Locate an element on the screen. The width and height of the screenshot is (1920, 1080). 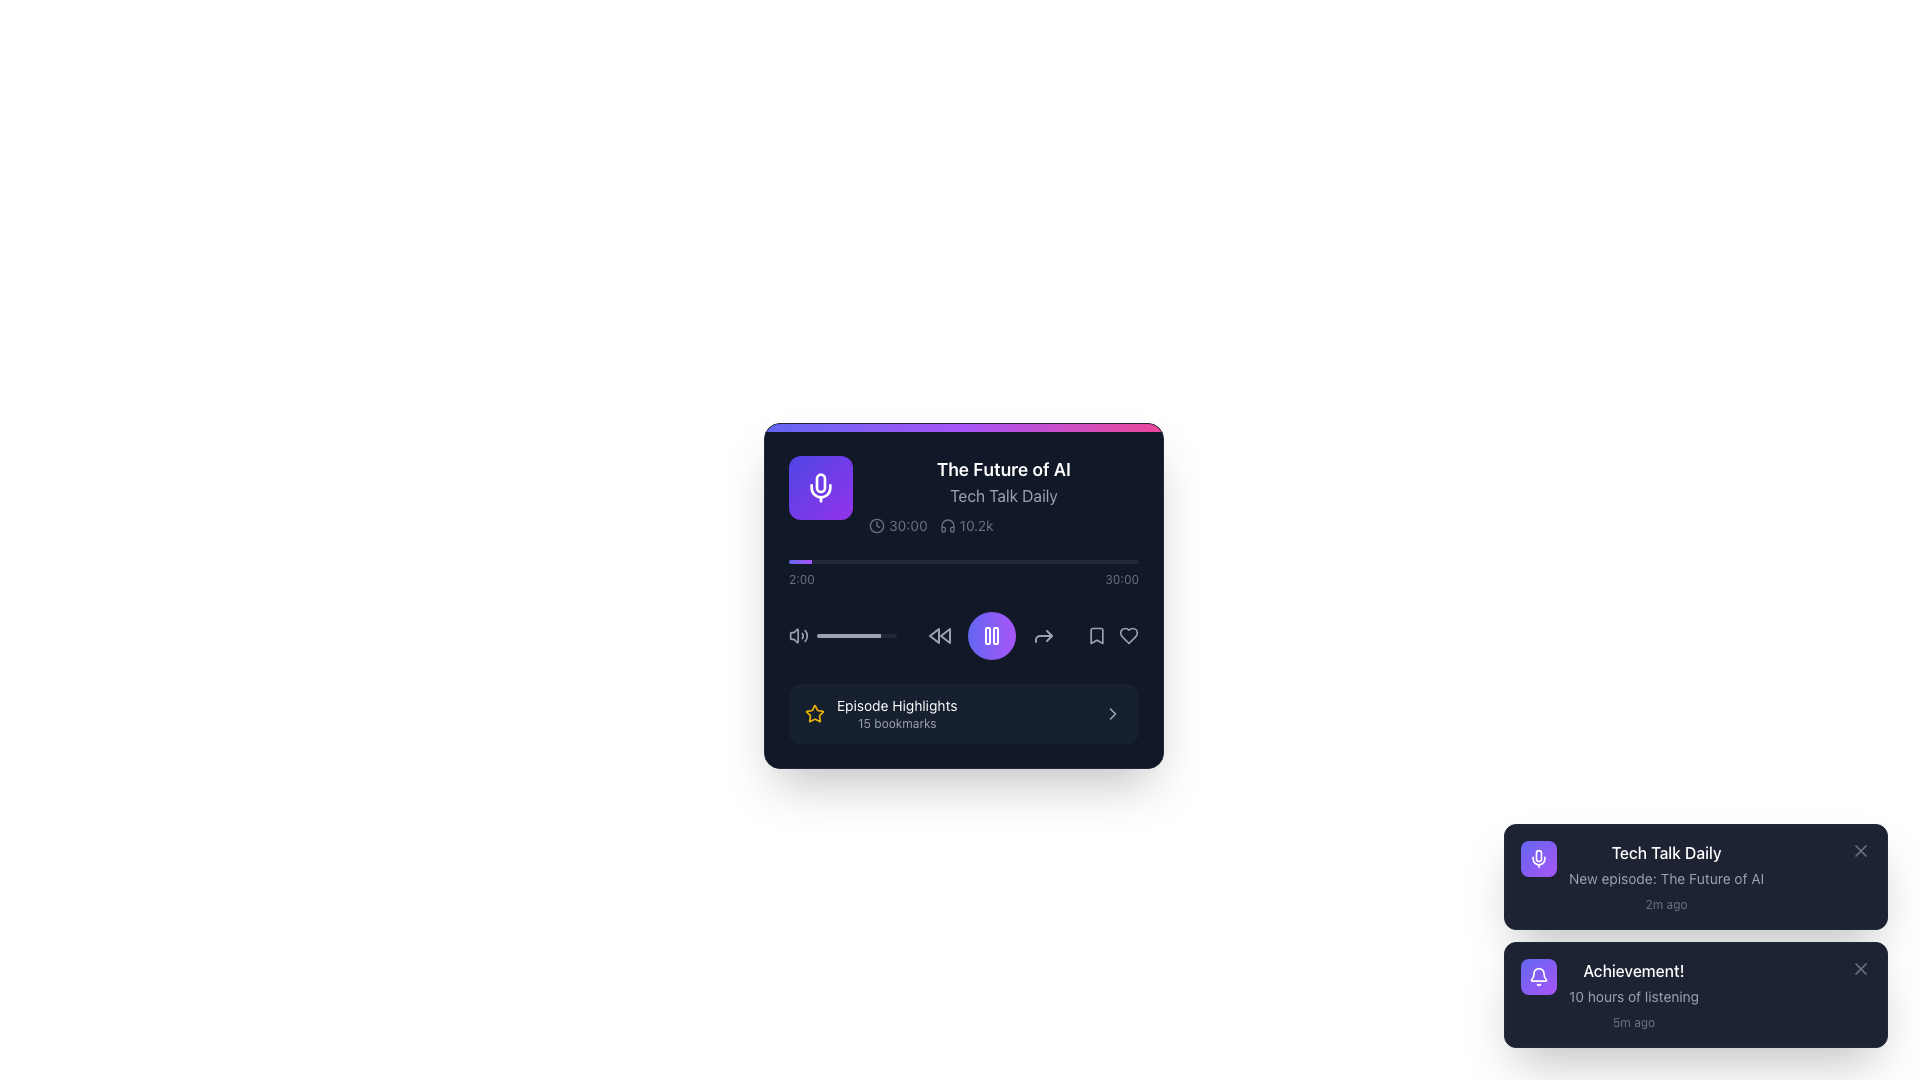
the informational bar displaying metadata for the podcast episode 'Tech Talk Daily', which shows the duration and number of listeners is located at coordinates (1003, 524).